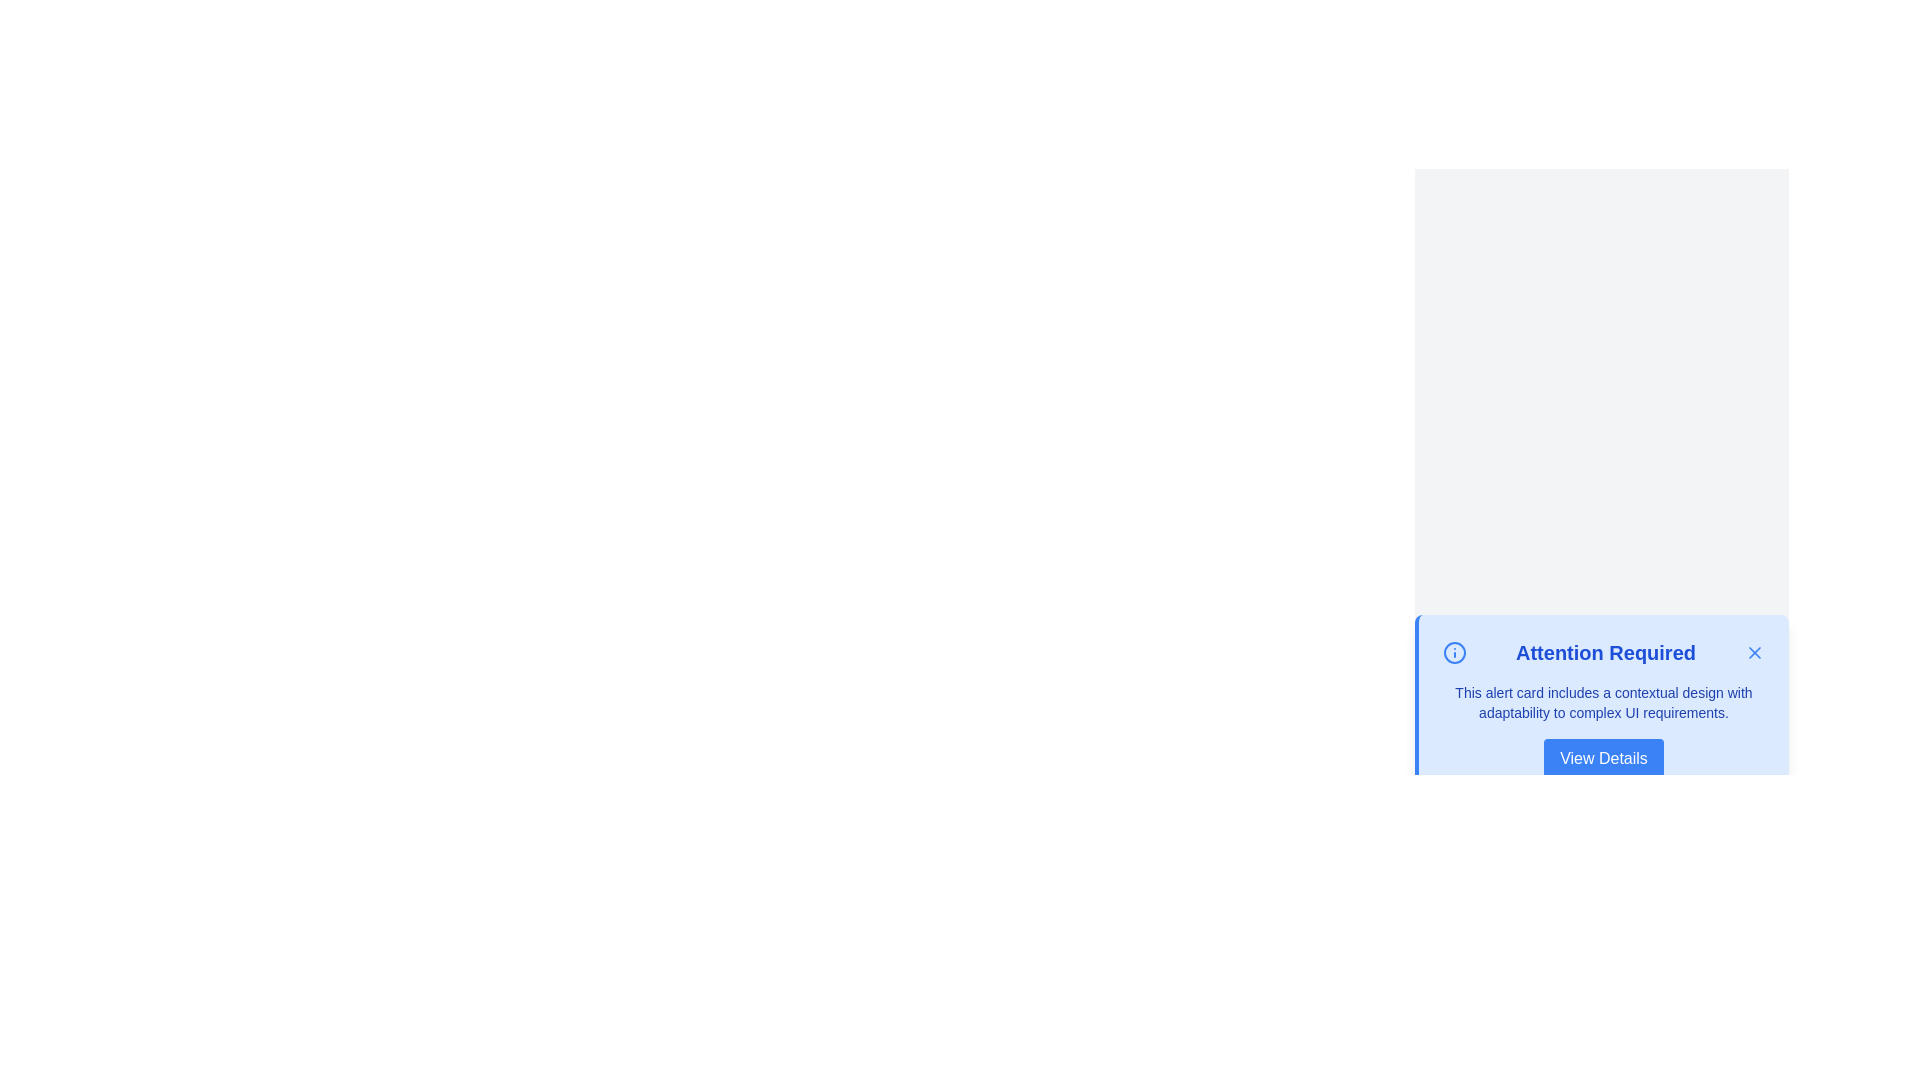  What do you see at coordinates (1754, 652) in the screenshot?
I see `the 'X' icon styled as a close button located at the far right of the header of the alert box titled 'Attention Required'` at bounding box center [1754, 652].